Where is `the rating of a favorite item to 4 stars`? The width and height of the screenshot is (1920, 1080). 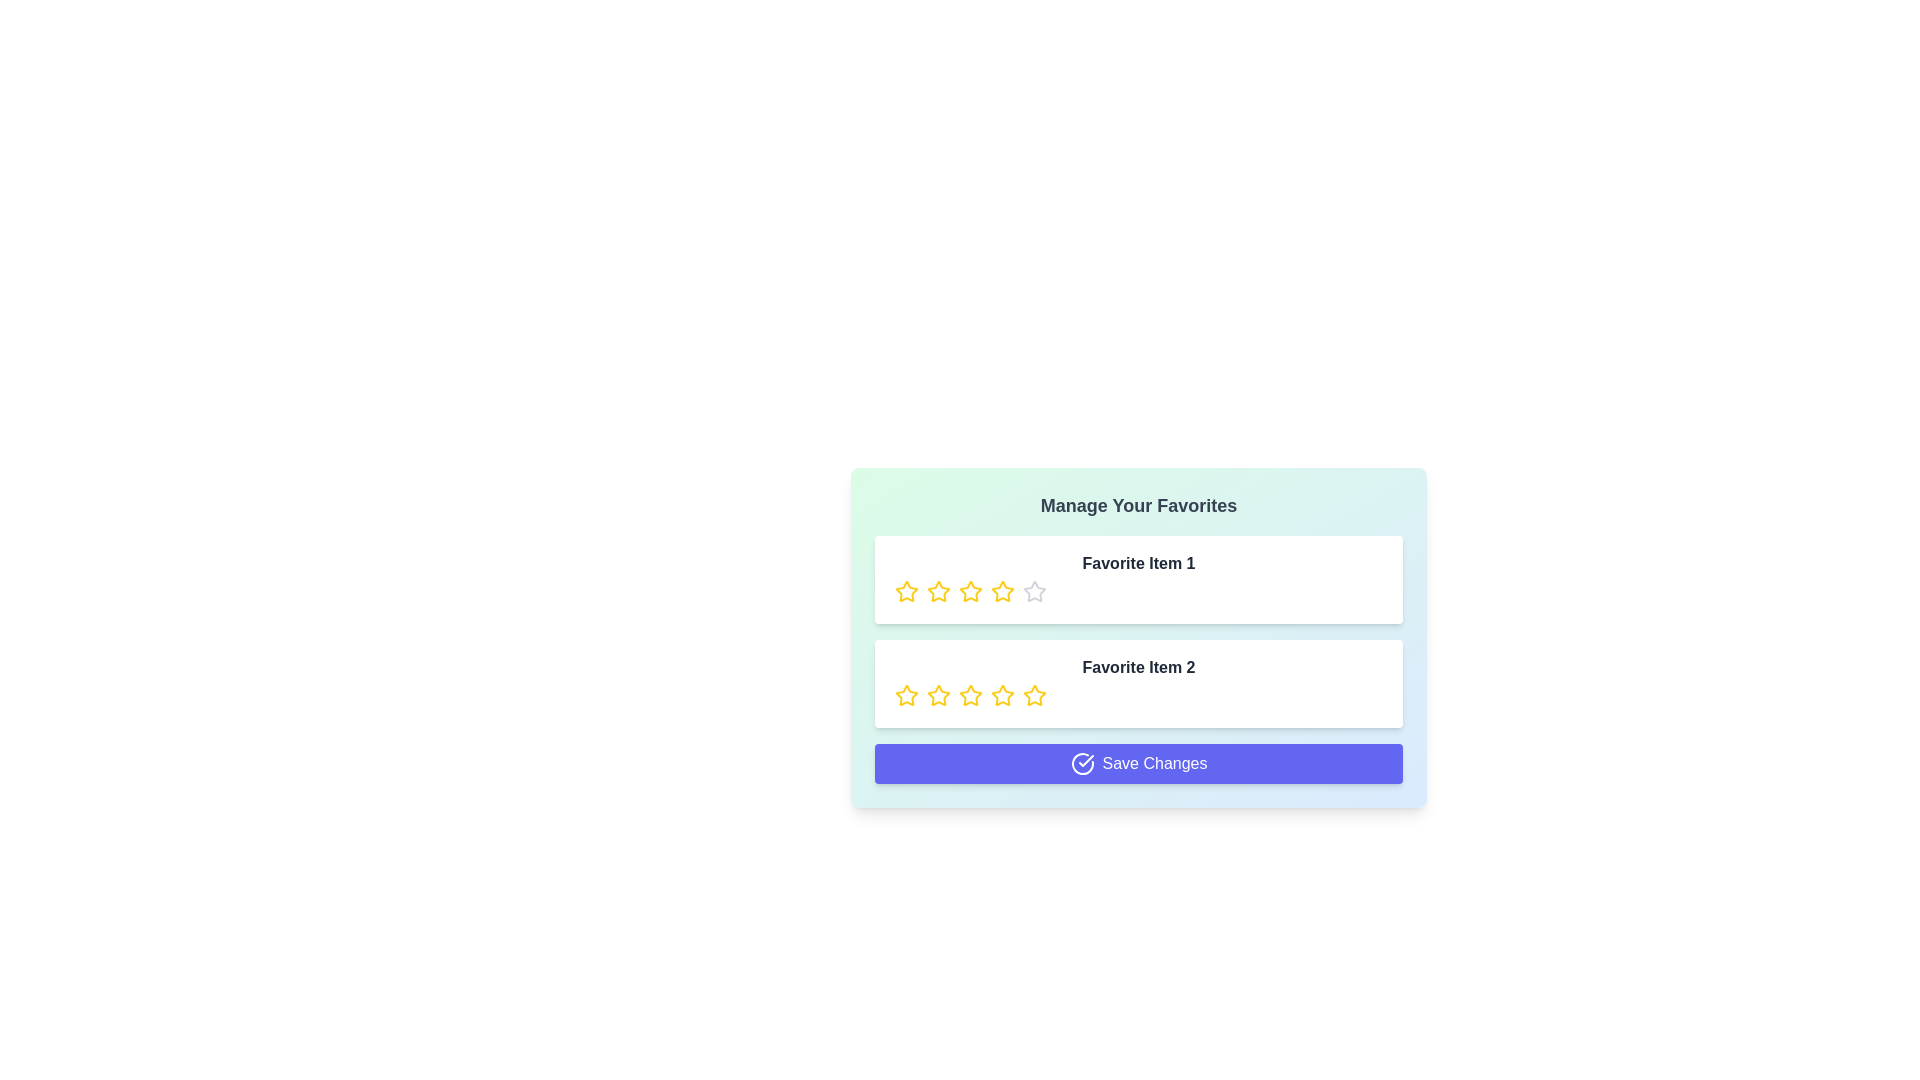
the rating of a favorite item to 4 stars is located at coordinates (1003, 590).